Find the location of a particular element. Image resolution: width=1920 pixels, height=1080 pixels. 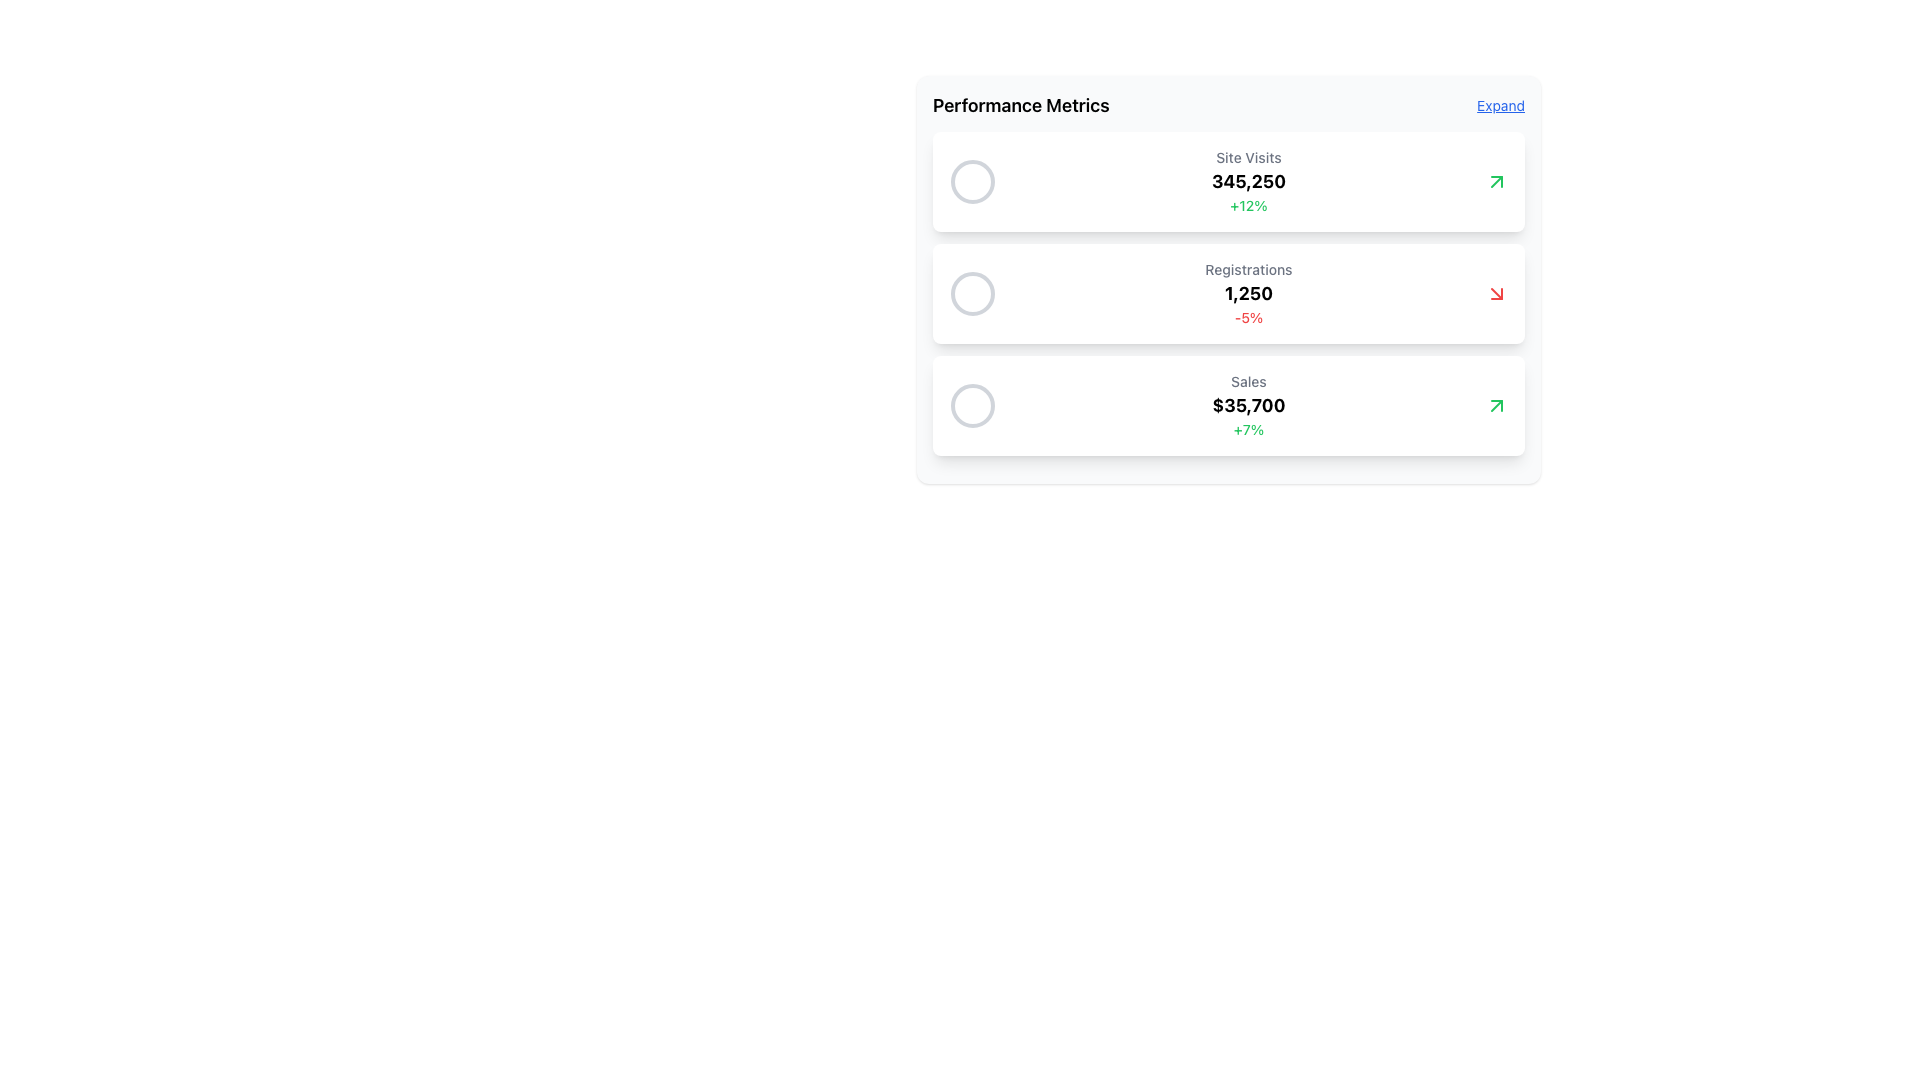

the text label that displays the numerical value of site visits, located in the first row of metrics, underneath 'Site Visits' and above '+12%' is located at coordinates (1247, 181).